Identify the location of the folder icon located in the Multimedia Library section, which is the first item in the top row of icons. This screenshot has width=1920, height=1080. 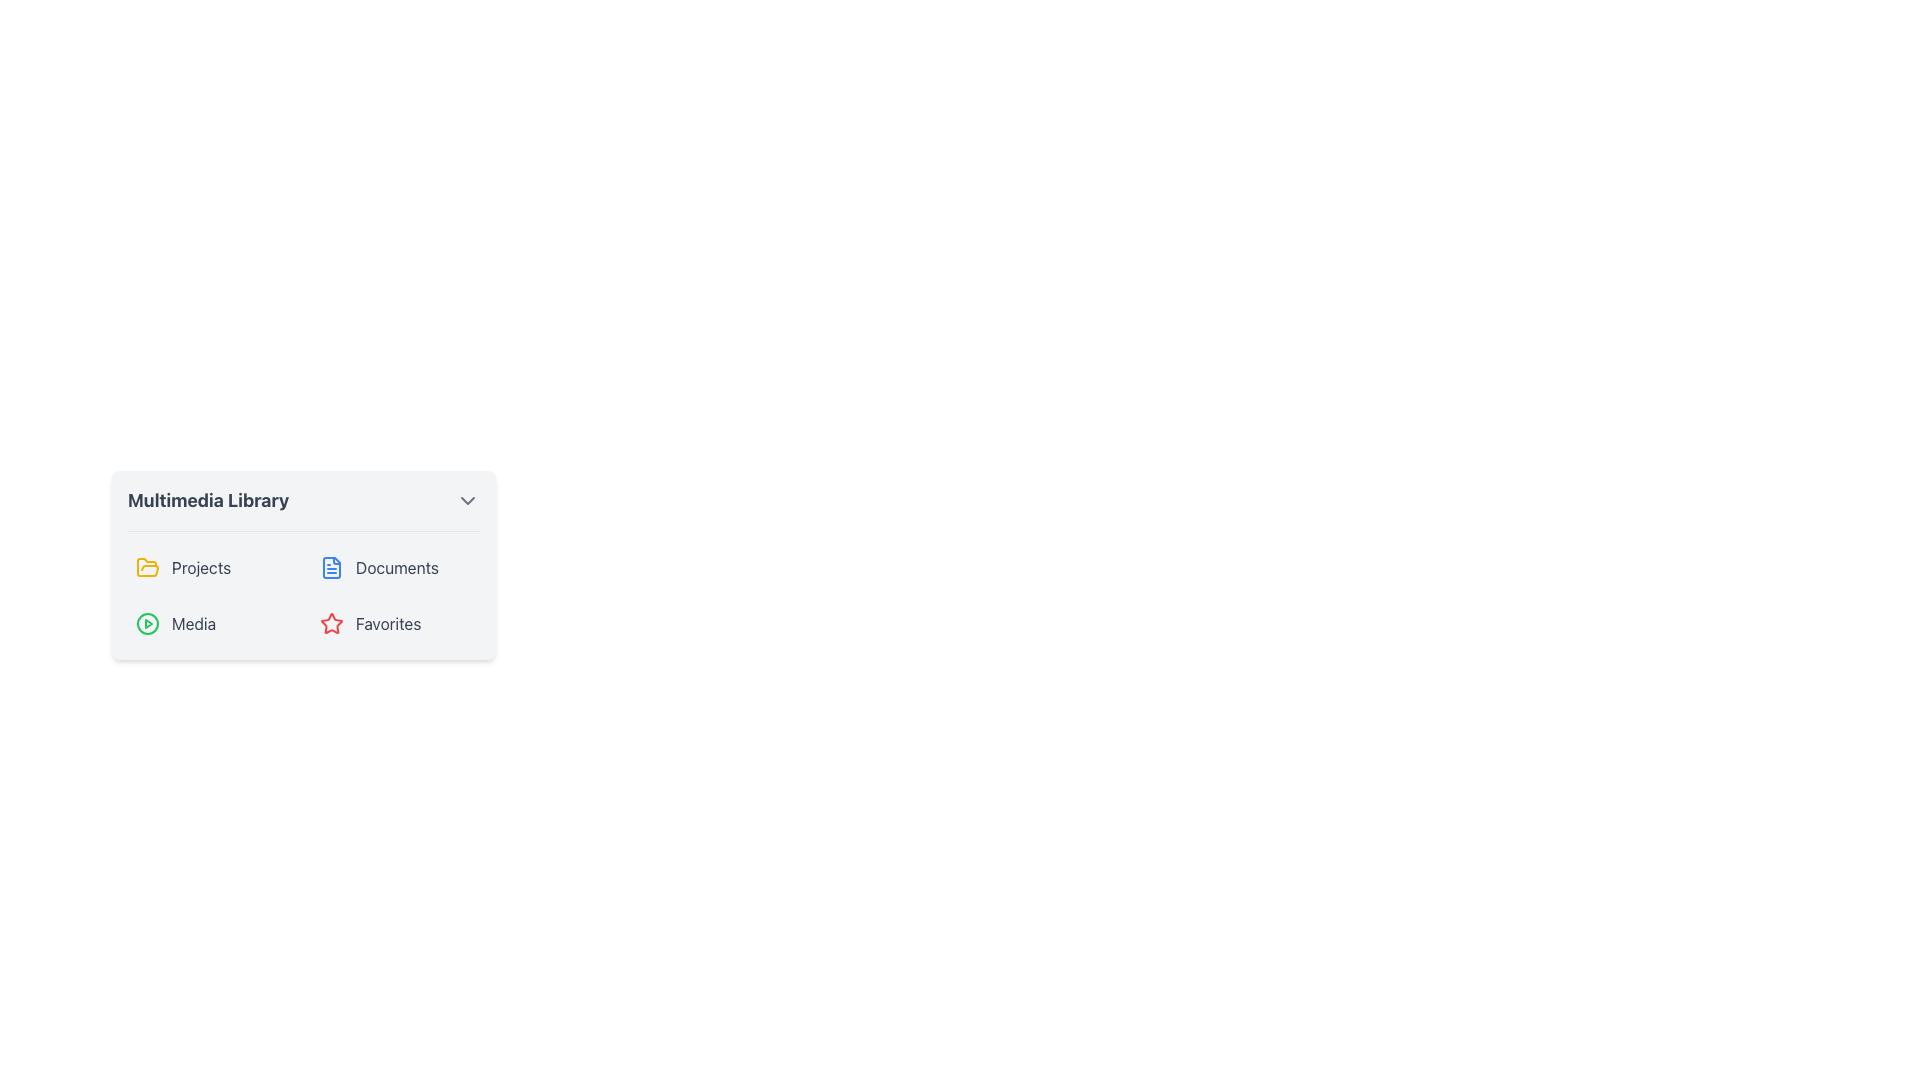
(147, 567).